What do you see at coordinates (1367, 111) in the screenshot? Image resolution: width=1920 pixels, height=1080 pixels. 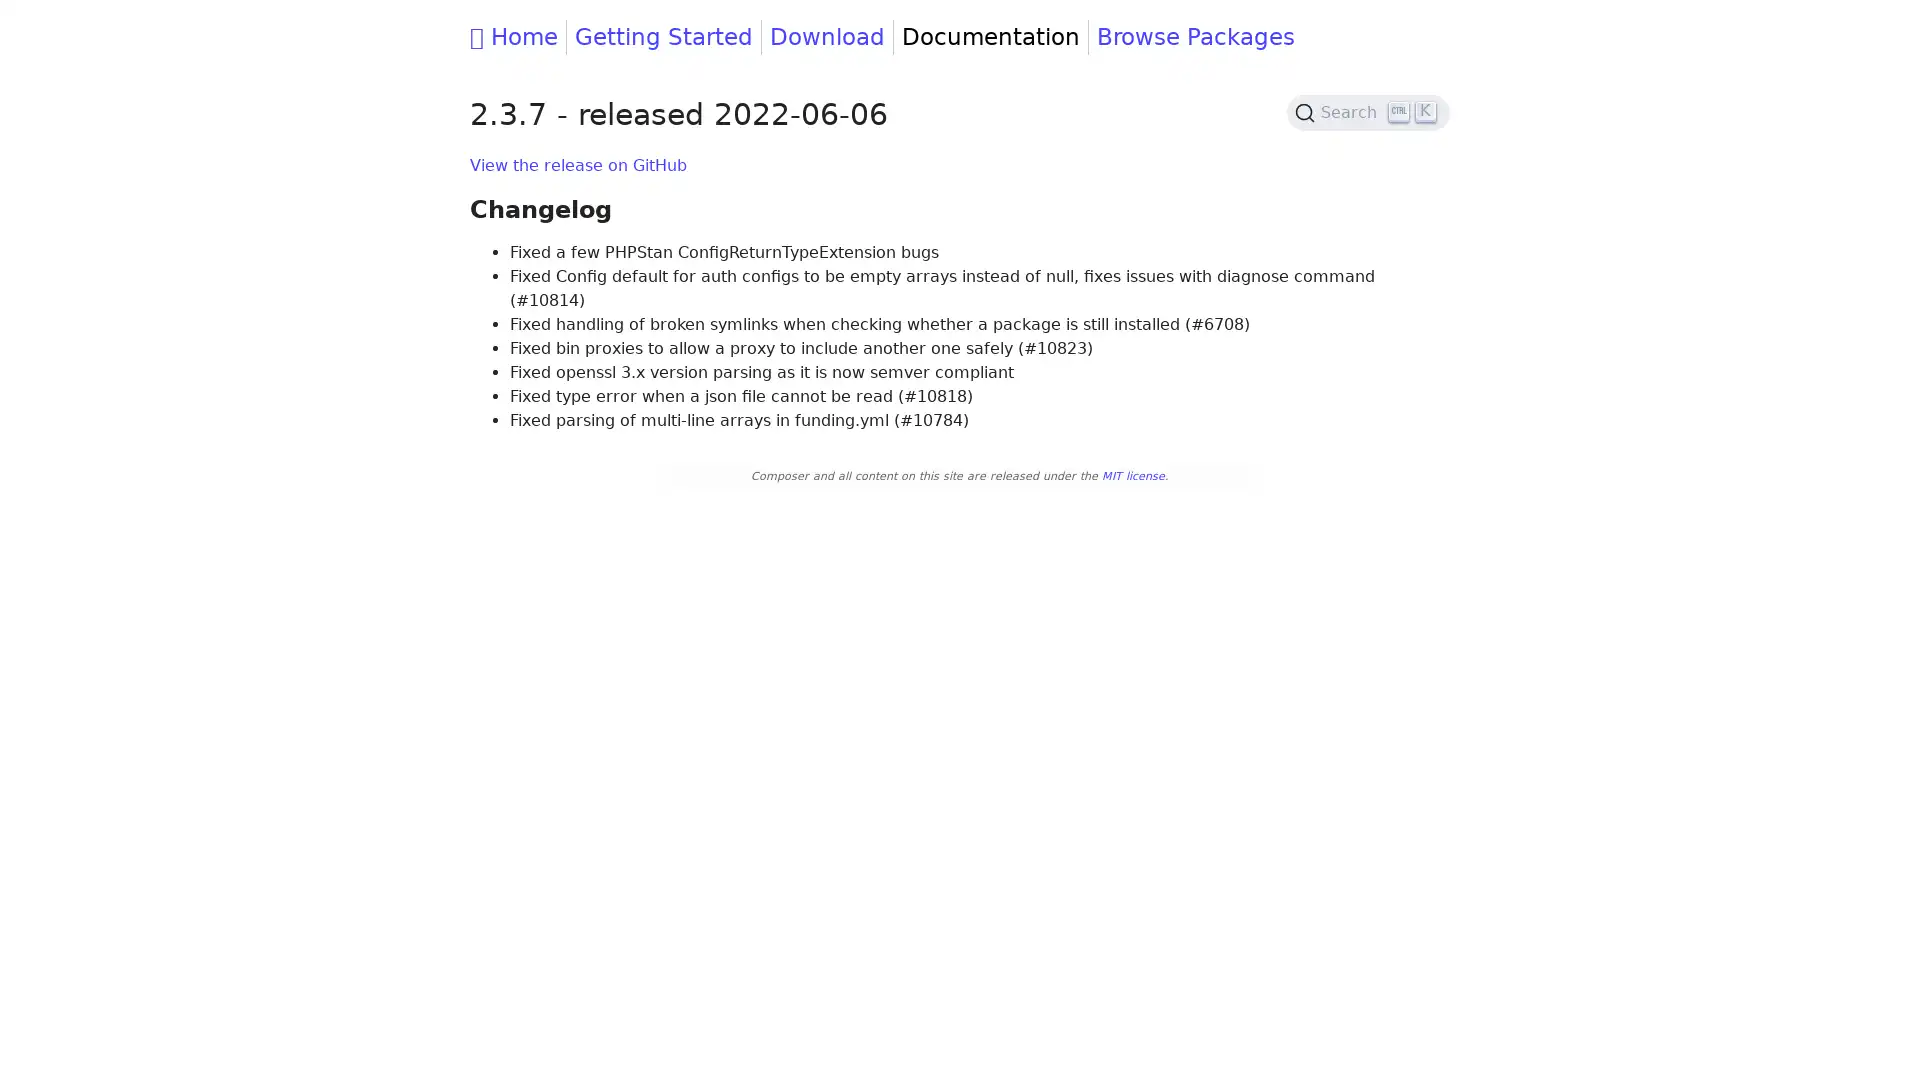 I see `Search` at bounding box center [1367, 111].